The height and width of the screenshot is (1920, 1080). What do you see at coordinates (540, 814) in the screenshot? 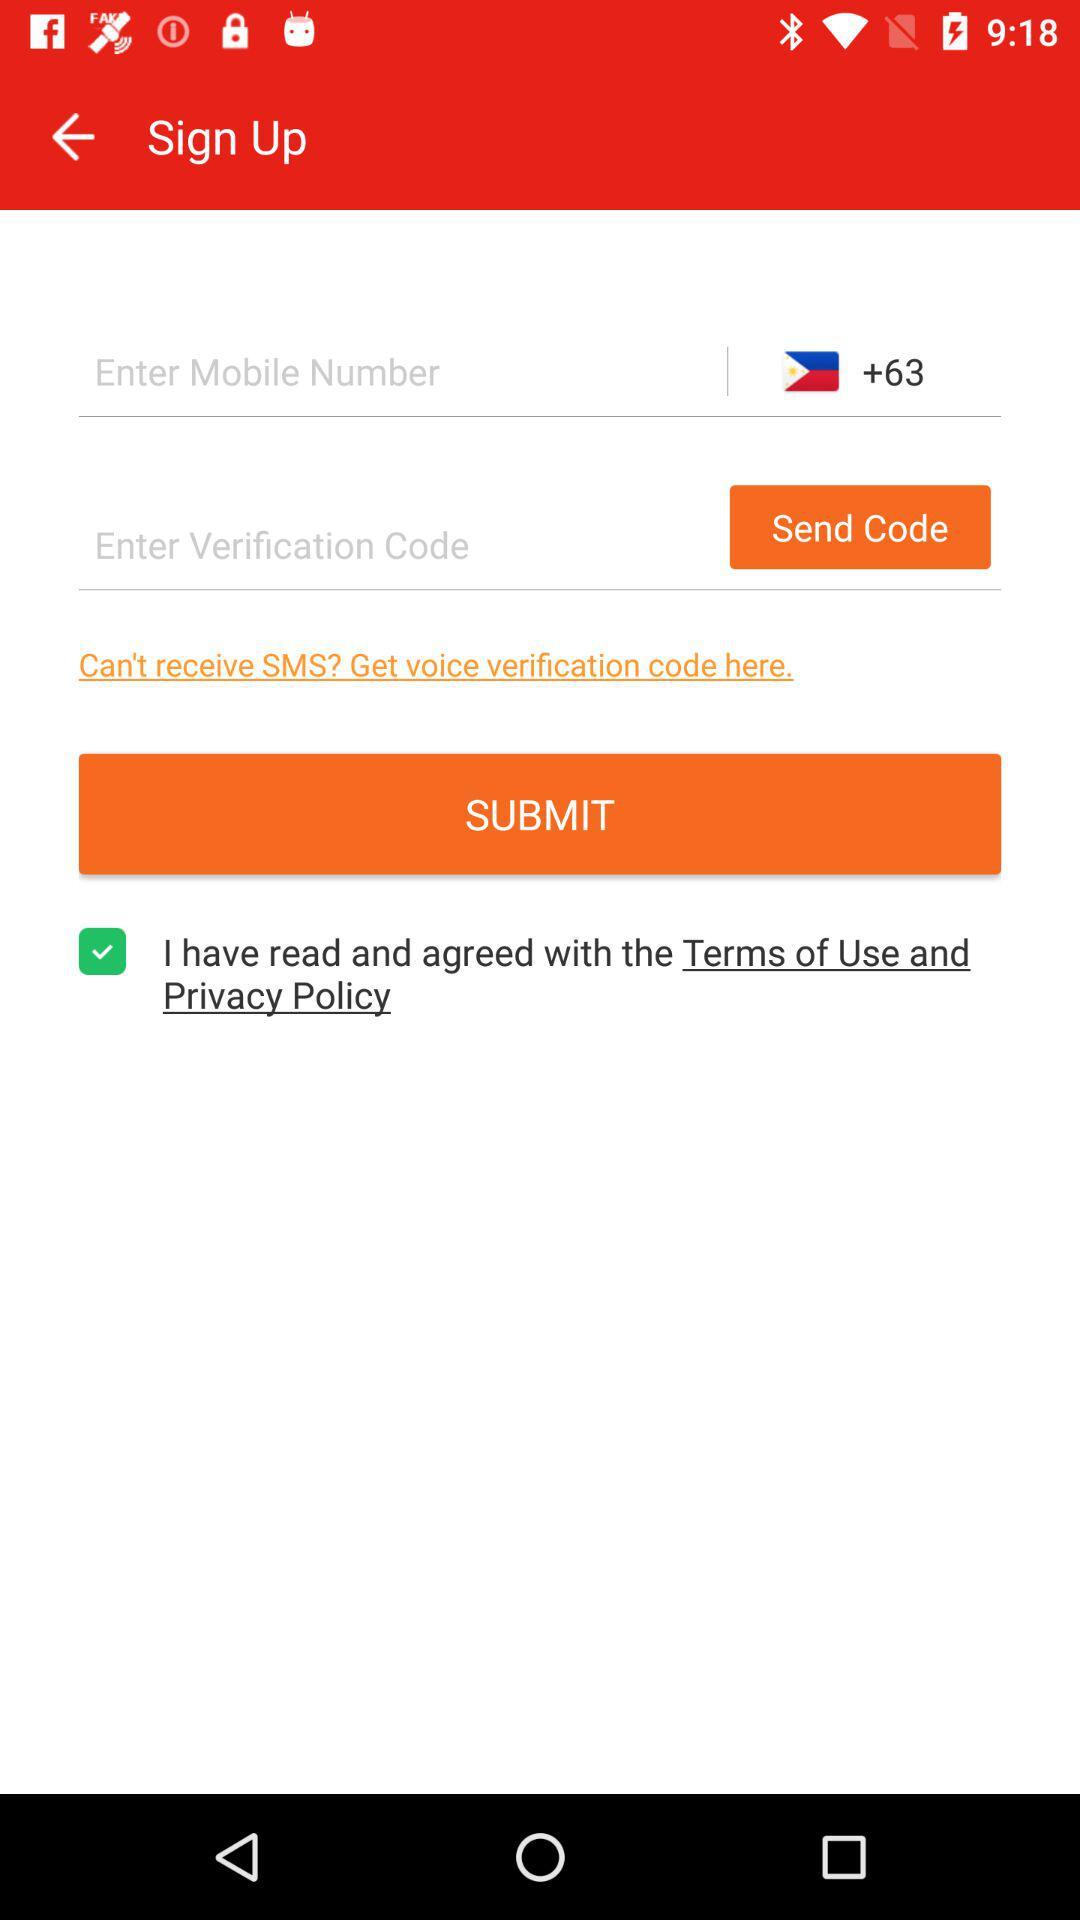
I see `the submit` at bounding box center [540, 814].